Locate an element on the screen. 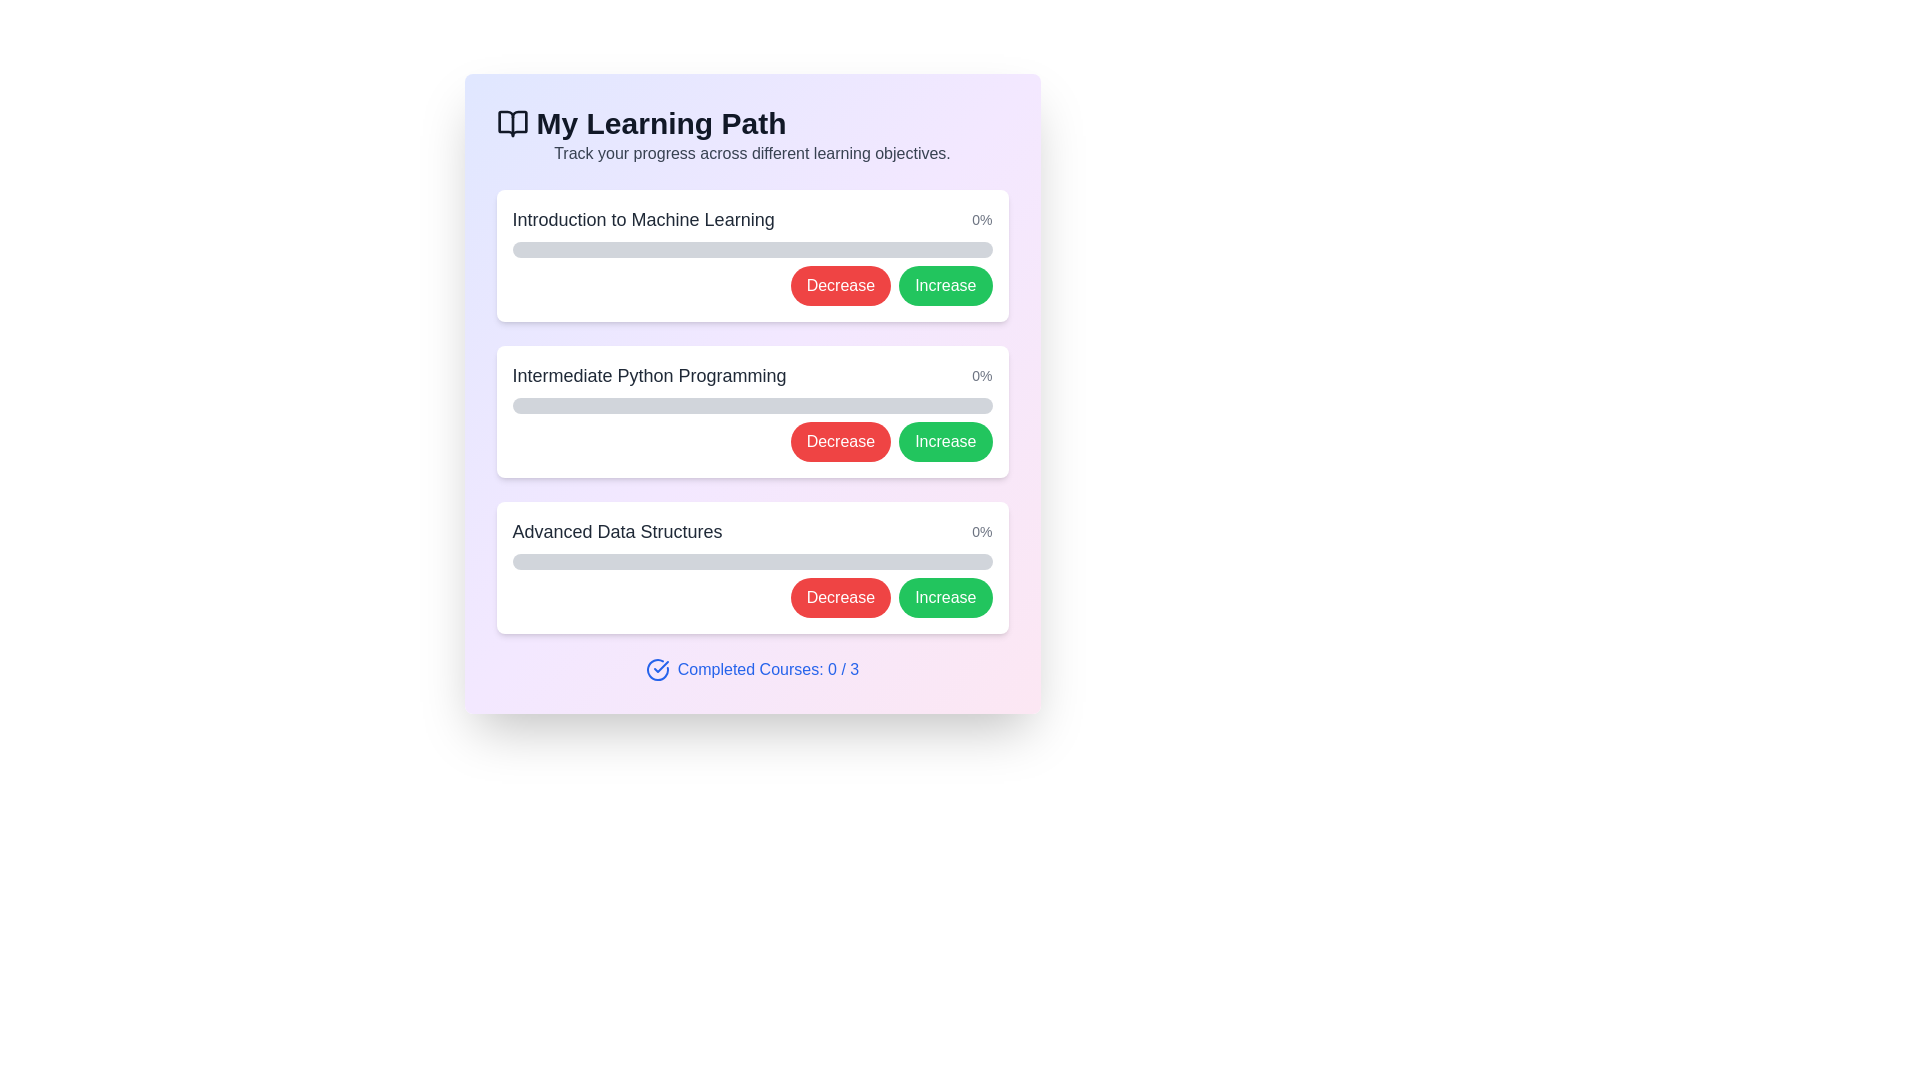 This screenshot has height=1080, width=1920. the Progress Bar located within the 'Introduction to Machine Learning' card, positioned beneath the '0%' percentage display is located at coordinates (751, 249).